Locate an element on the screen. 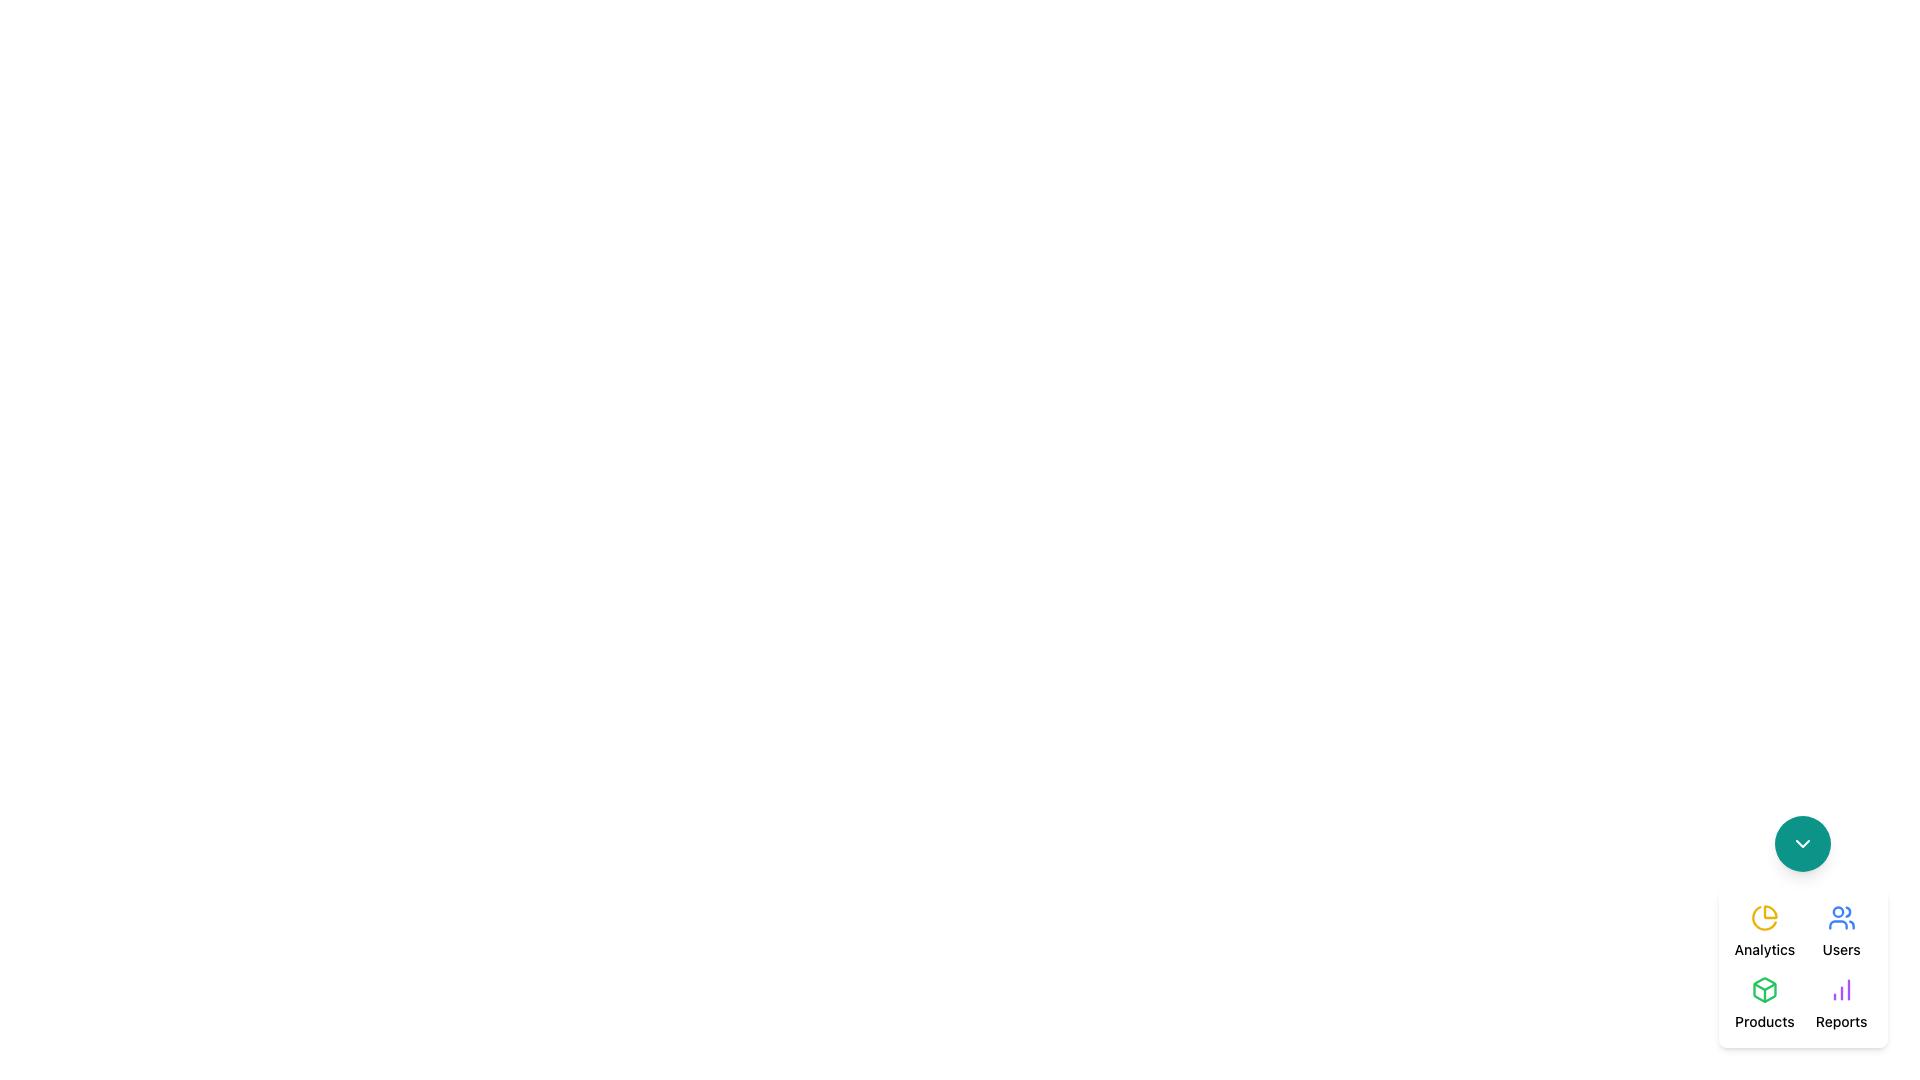 The image size is (1920, 1080). the top icon representing the 'Users' category is located at coordinates (1840, 918).